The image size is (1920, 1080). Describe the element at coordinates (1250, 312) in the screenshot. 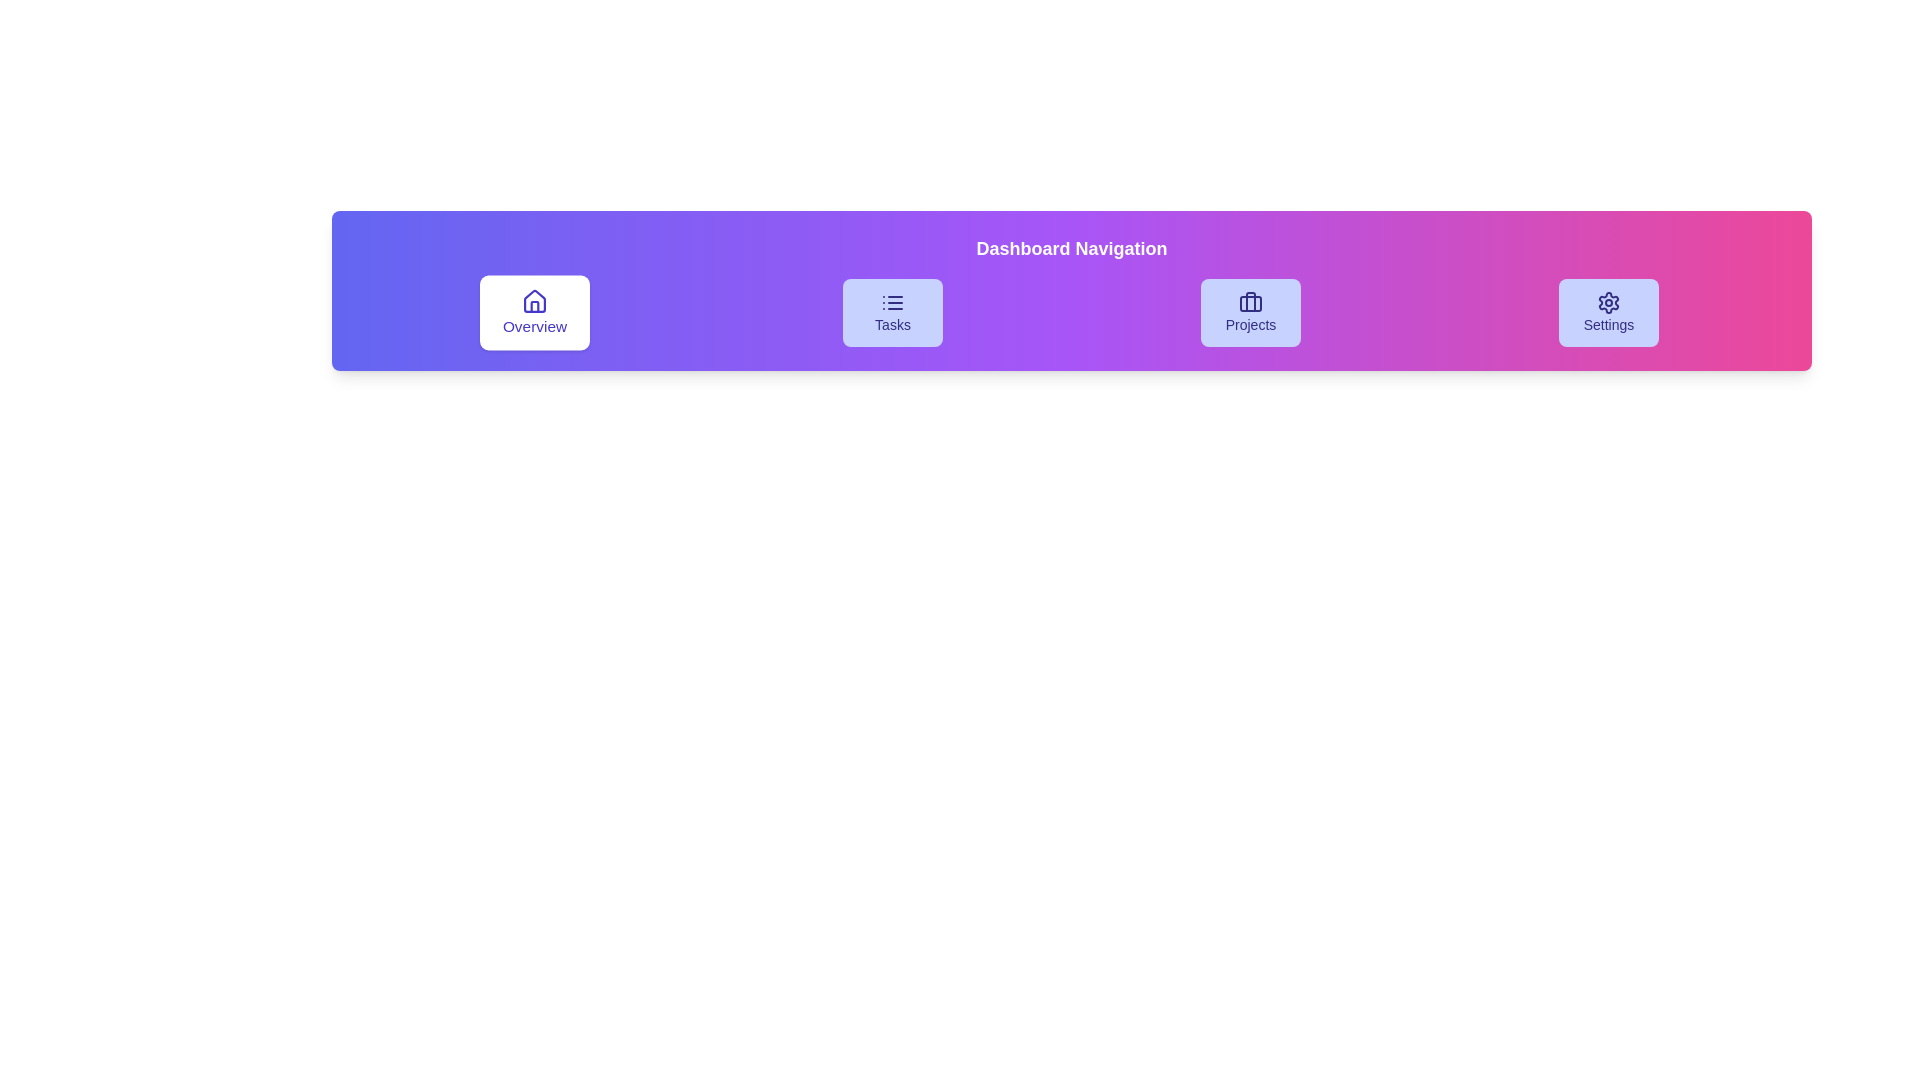

I see `the Projects button to navigate to the corresponding section` at that location.